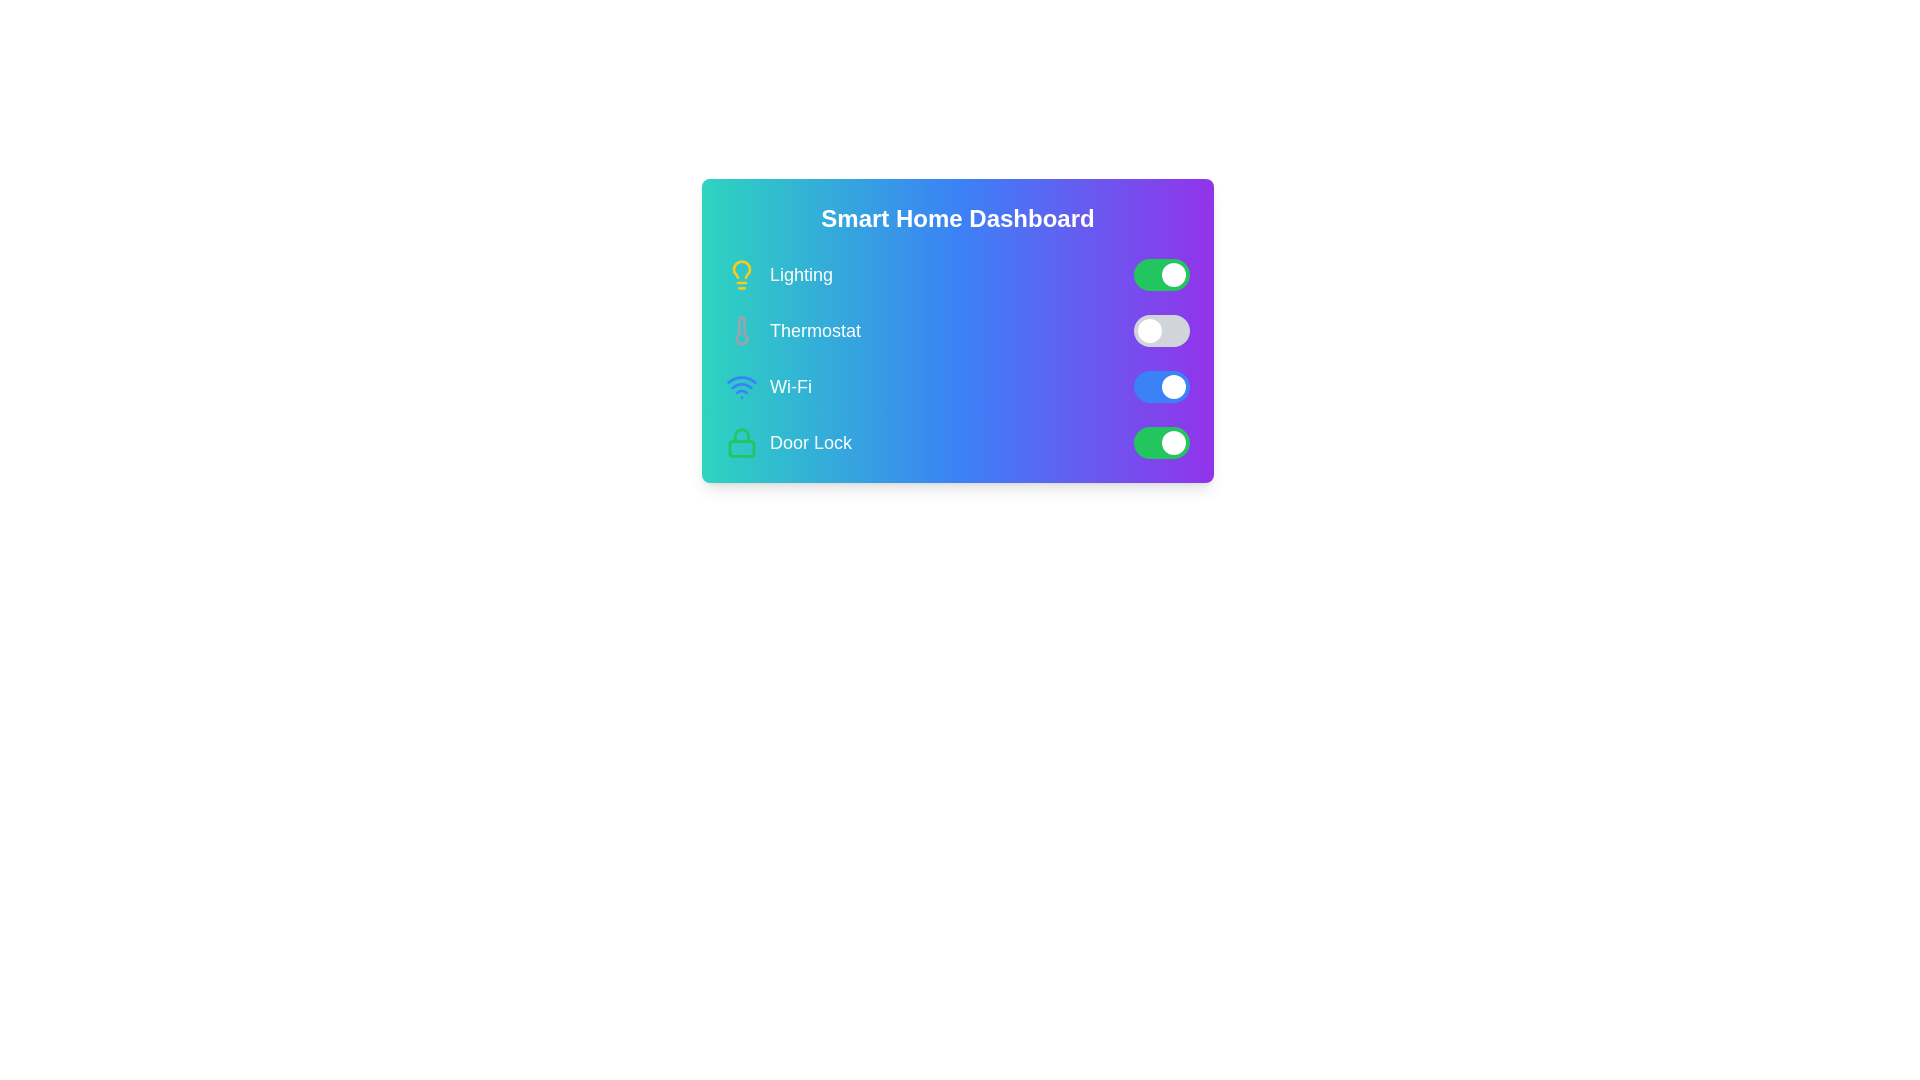  I want to click on label text 'Lighting' from the composite UI component consisting of a yellow lightbulb icon and the text, located in the first row of the Smart Home Dashboard, so click(778, 274).